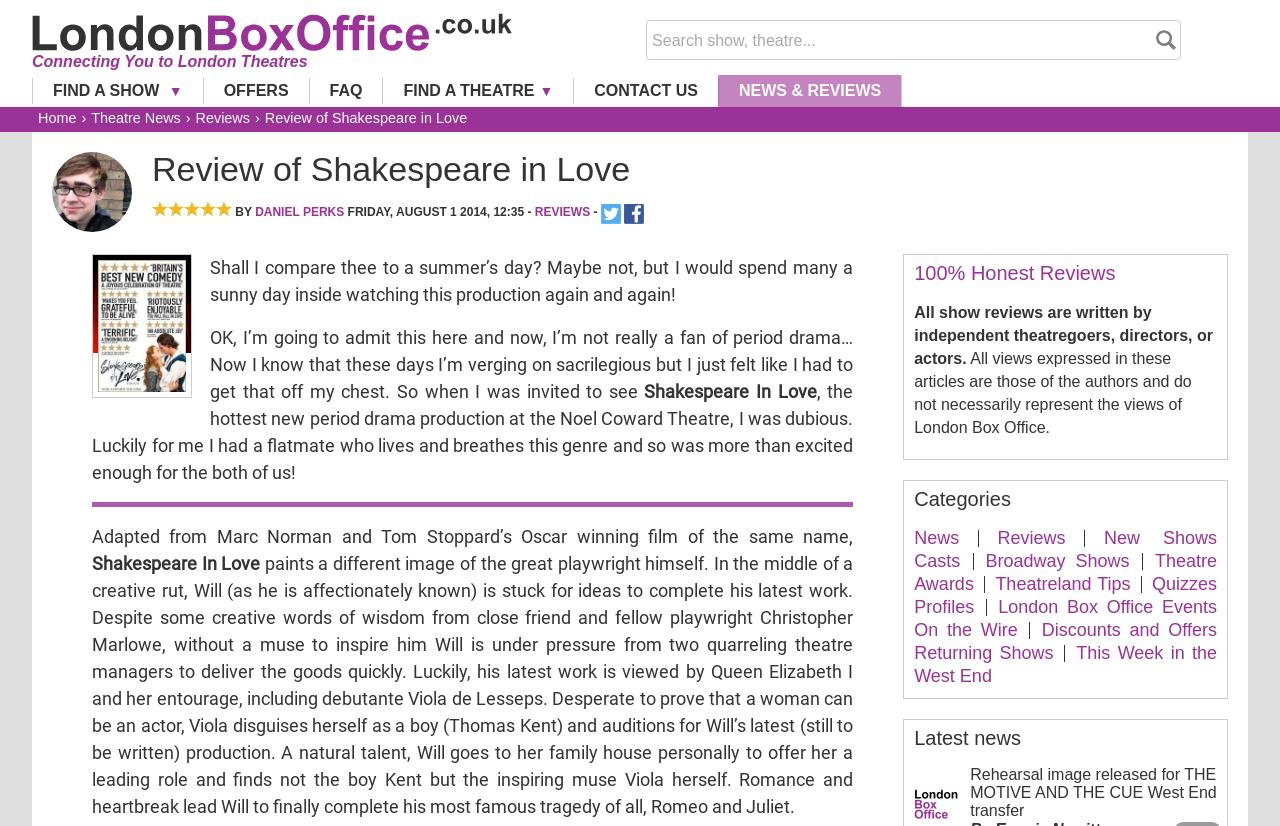 This screenshot has width=1280, height=826. I want to click on 'By', so click(242, 209).